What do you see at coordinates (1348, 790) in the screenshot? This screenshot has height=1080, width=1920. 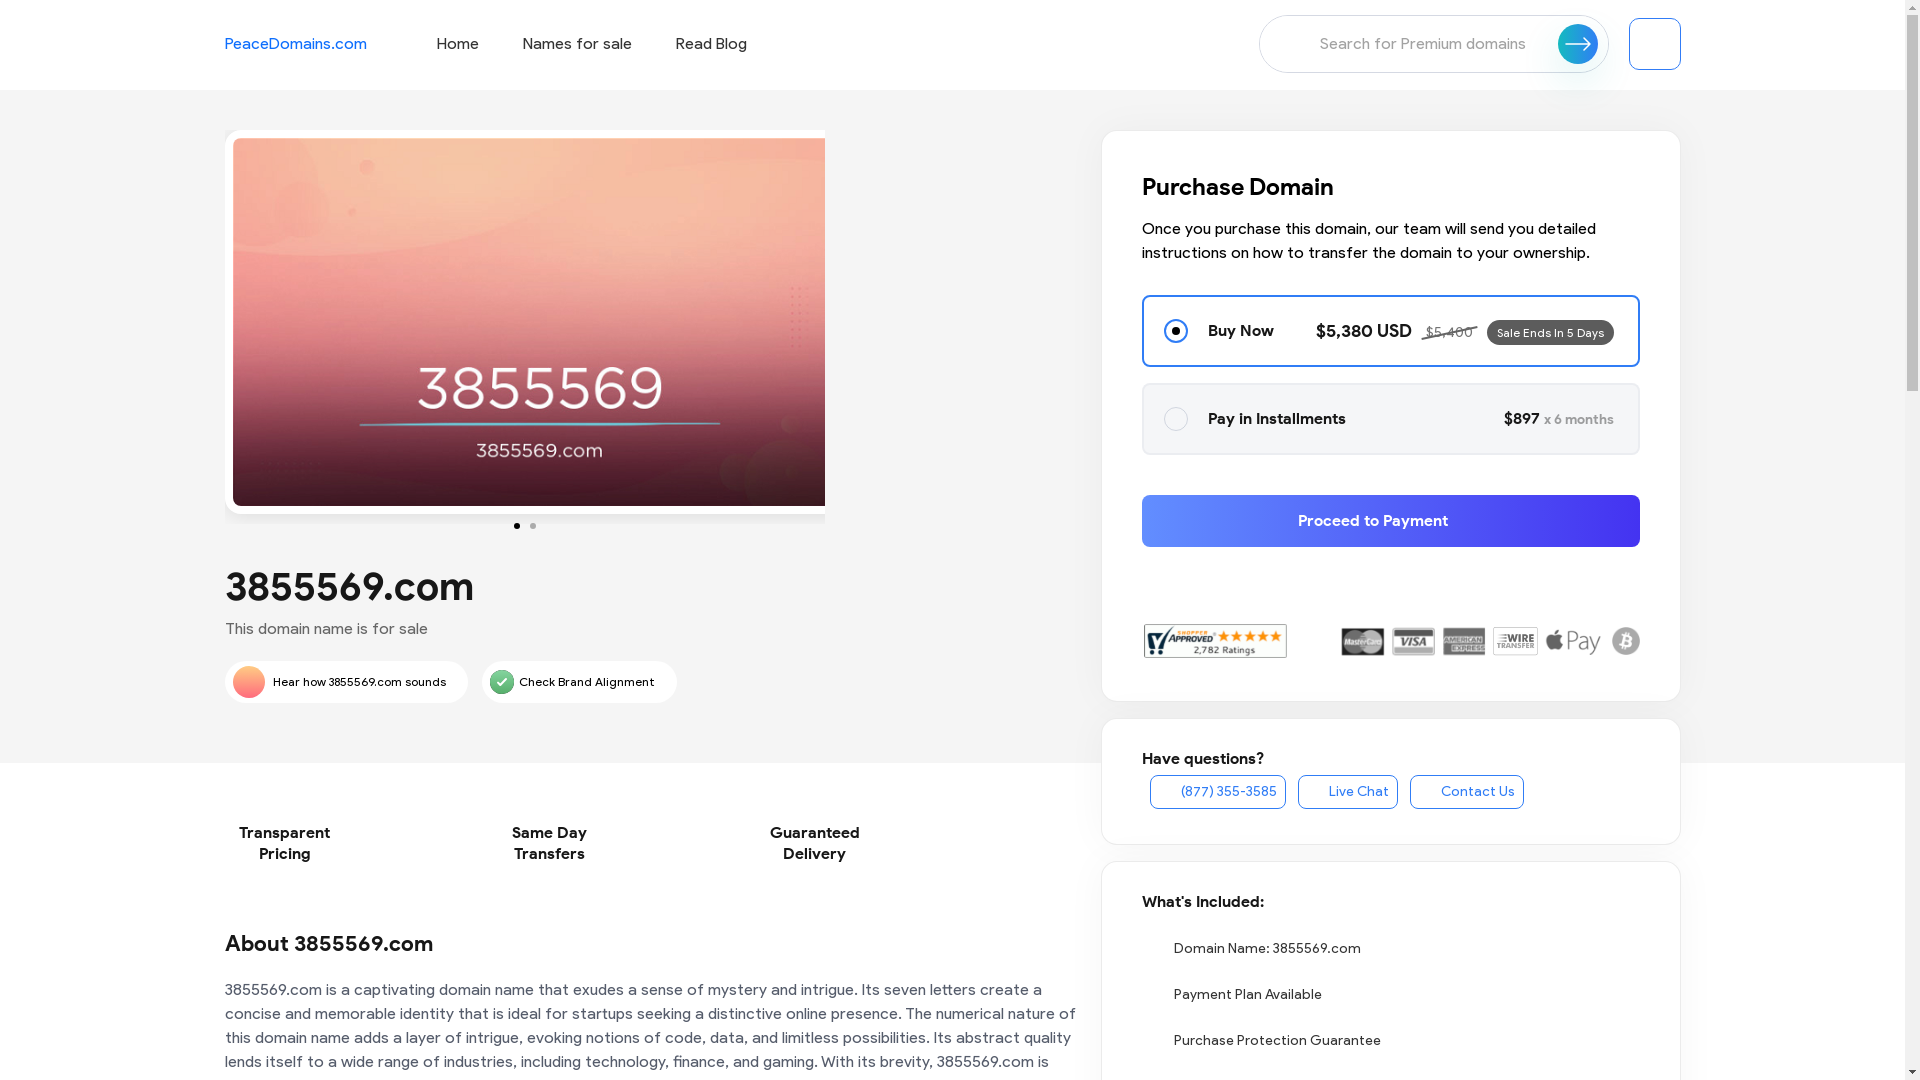 I see `'Live Chat'` at bounding box center [1348, 790].